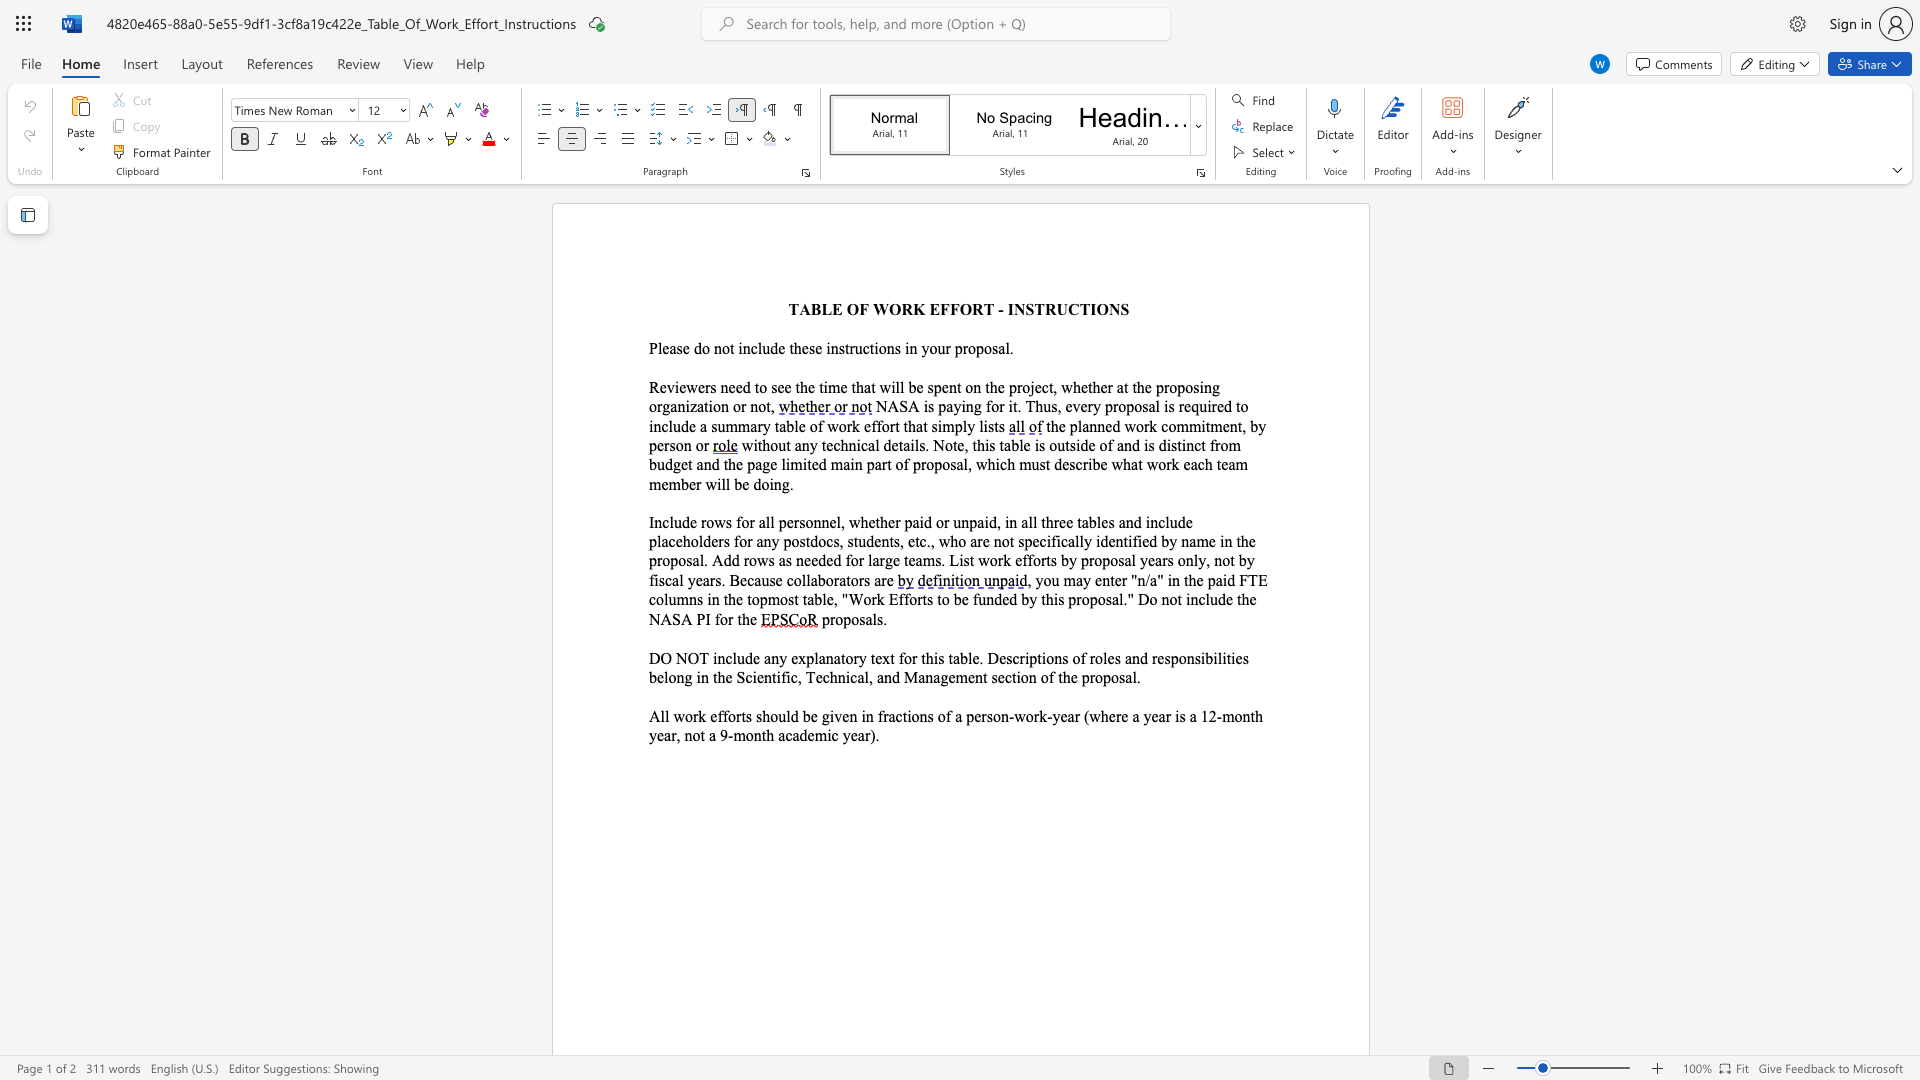 The width and height of the screenshot is (1920, 1080). What do you see at coordinates (1095, 521) in the screenshot?
I see `the subset text "les and includ" within the text "Include rows for all personnel, whether paid or unpaid, in all three tables and include placeholders for any postdocs, students, etc., who are not specifically"` at bounding box center [1095, 521].